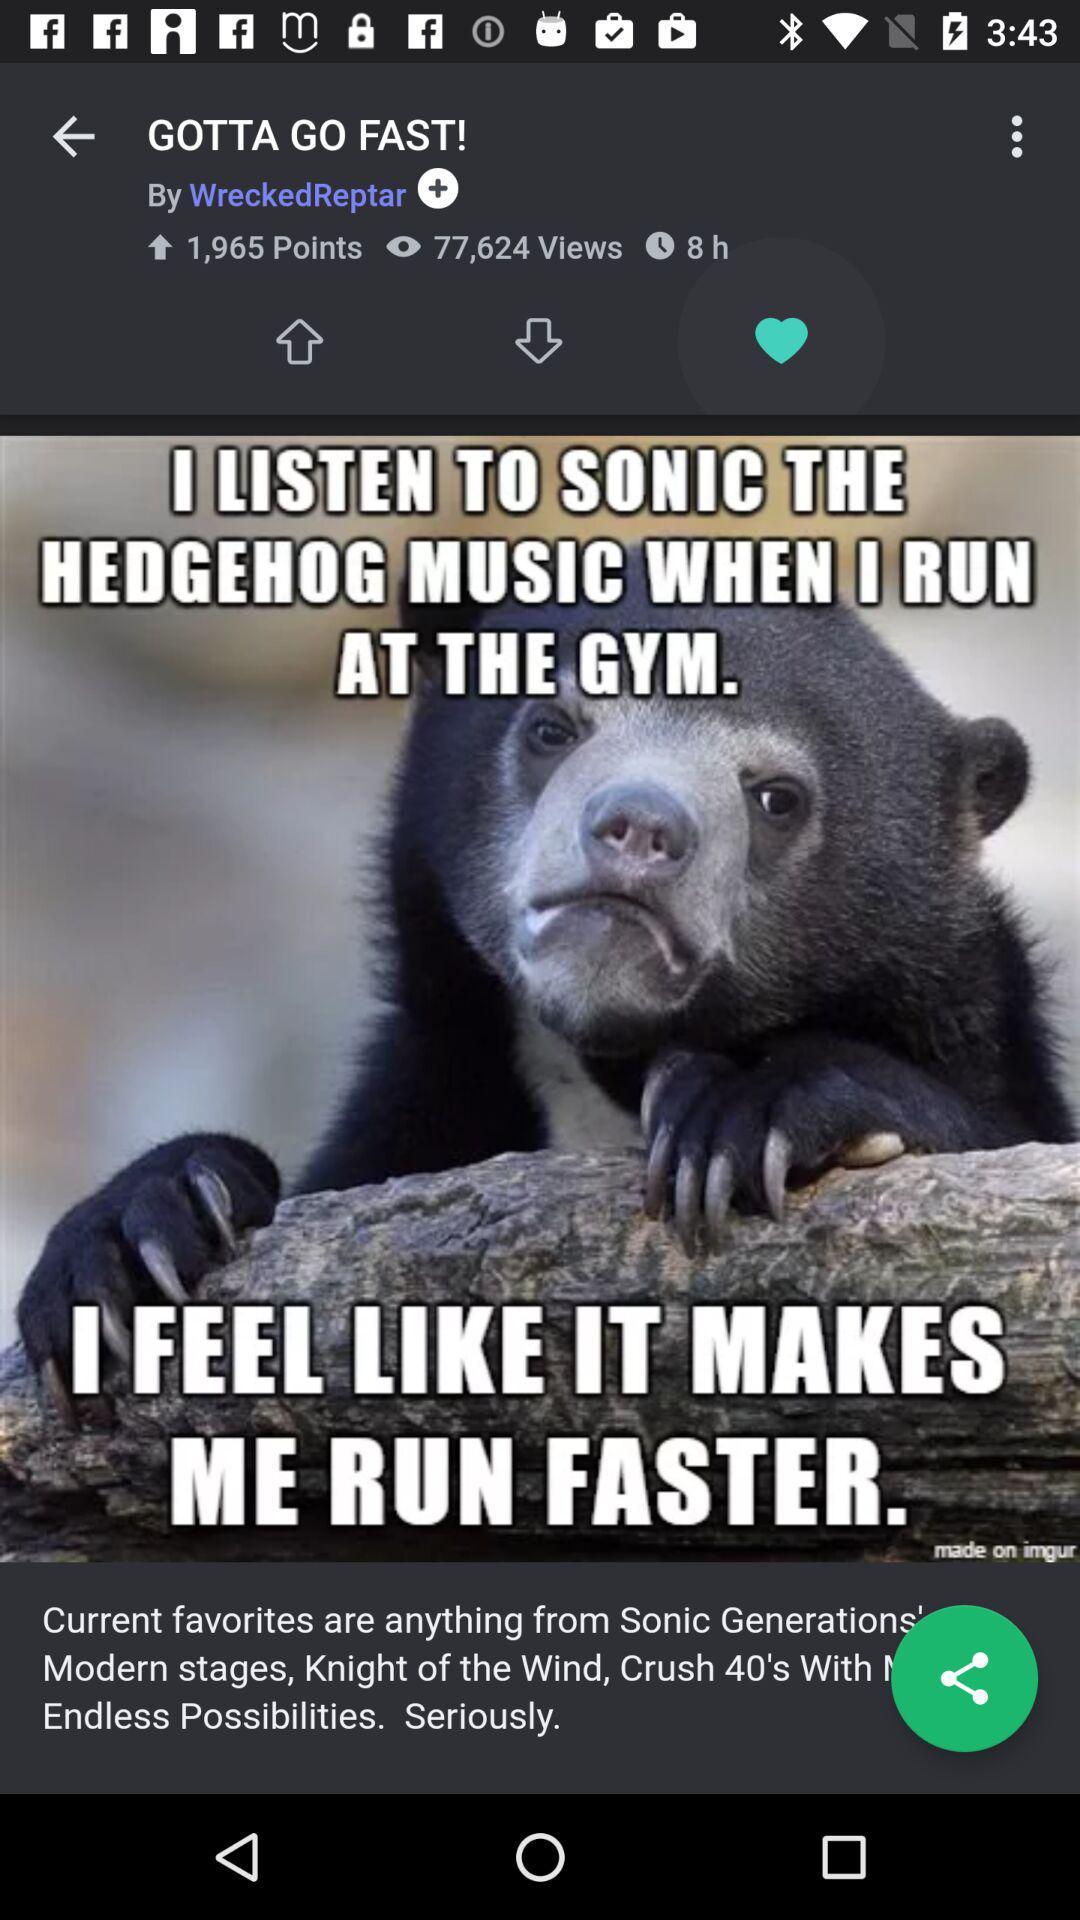  I want to click on upvote this post, so click(298, 341).